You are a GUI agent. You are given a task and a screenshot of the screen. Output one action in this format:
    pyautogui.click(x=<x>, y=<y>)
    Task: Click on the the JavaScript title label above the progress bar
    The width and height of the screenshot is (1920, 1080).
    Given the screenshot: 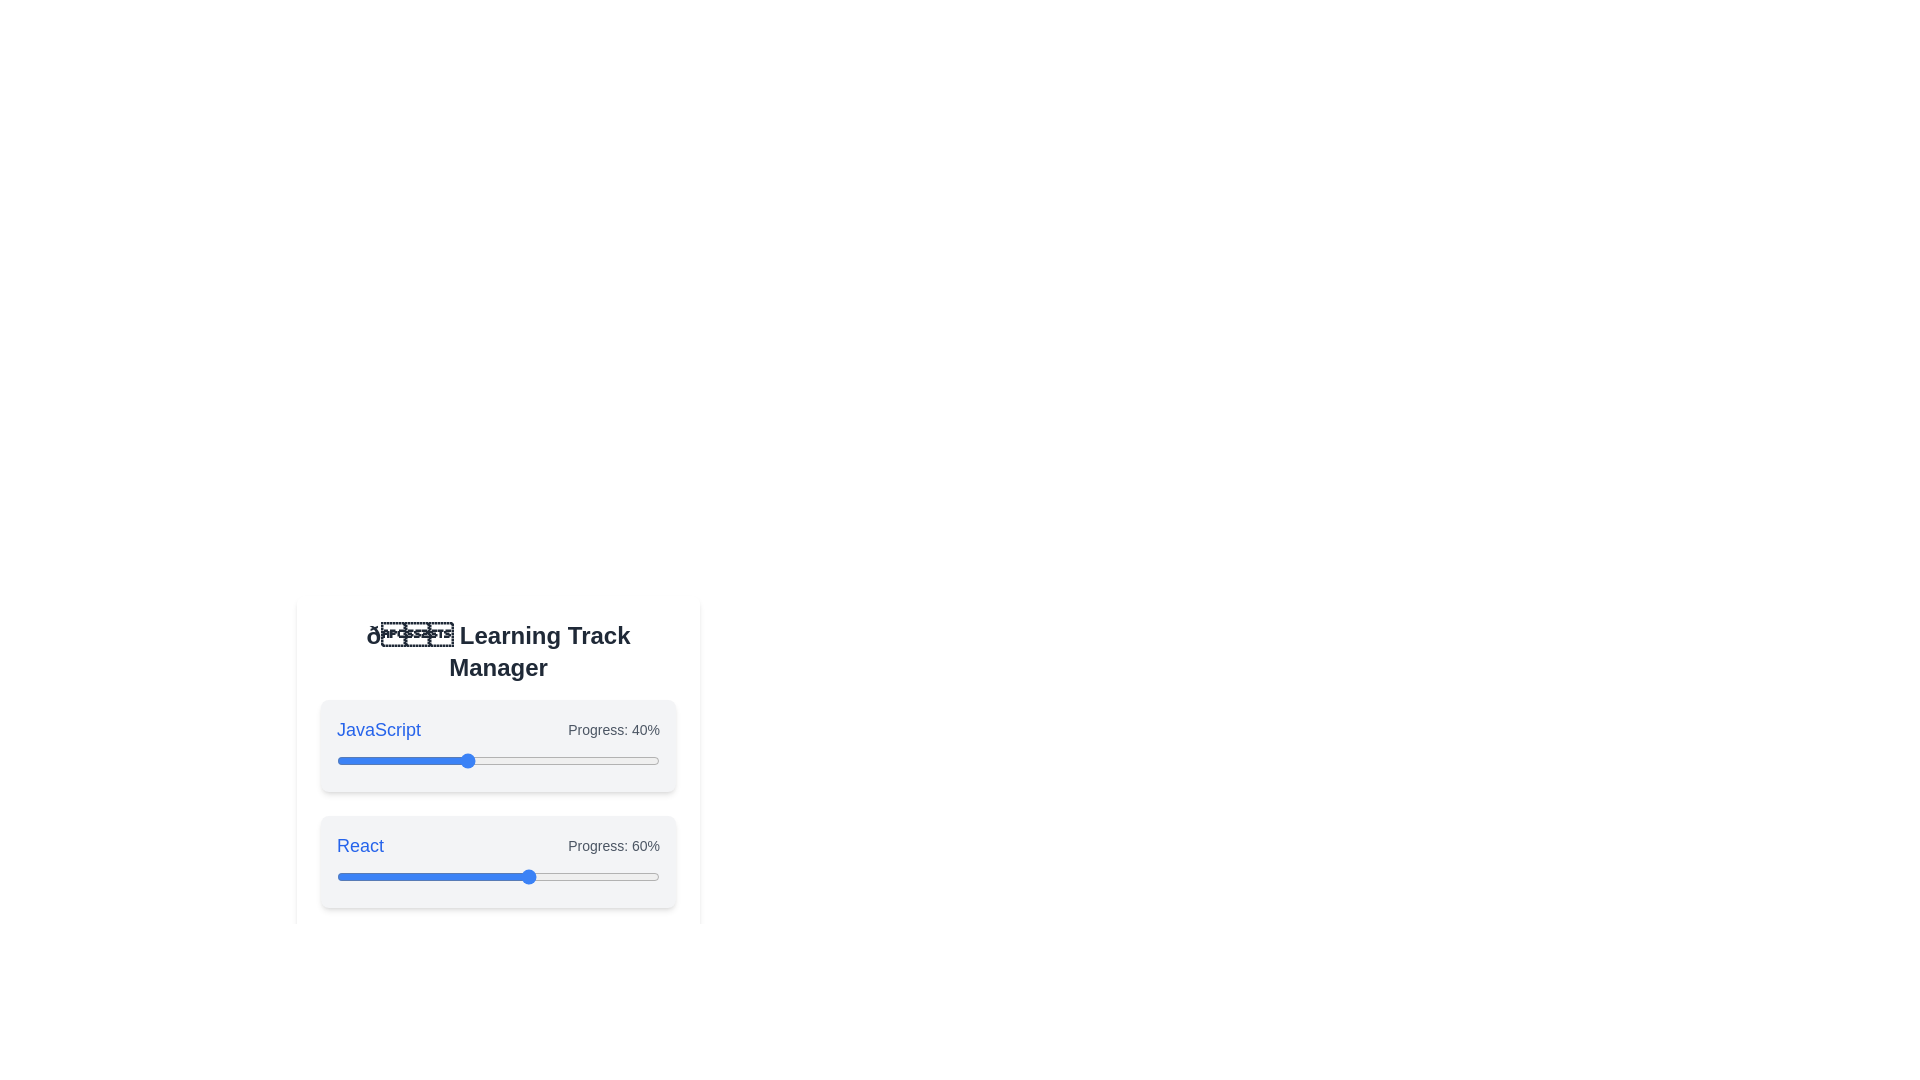 What is the action you would take?
    pyautogui.click(x=379, y=729)
    